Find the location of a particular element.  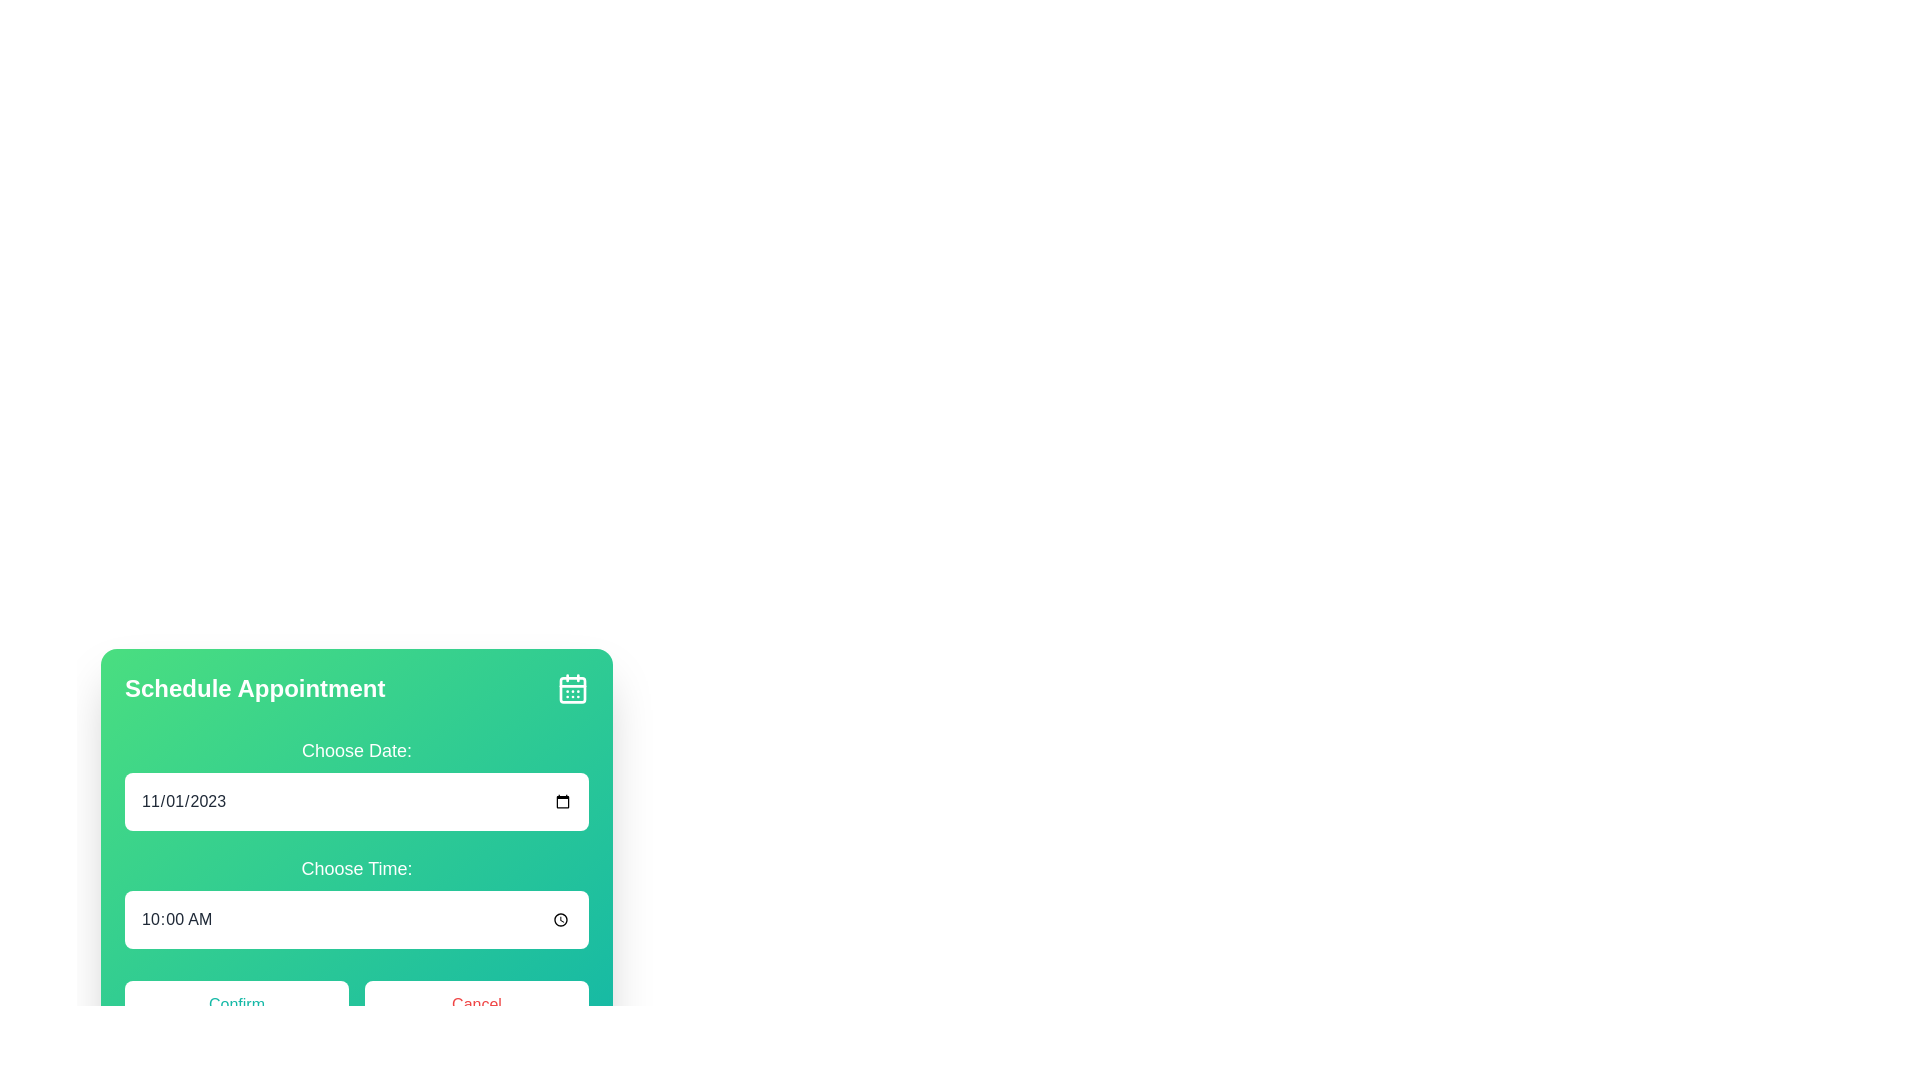

the Text Label that indicates the purpose of the time input field, located below the 'Choose Date:' section and above the time input field, to aid users in understanding its functionality is located at coordinates (356, 867).